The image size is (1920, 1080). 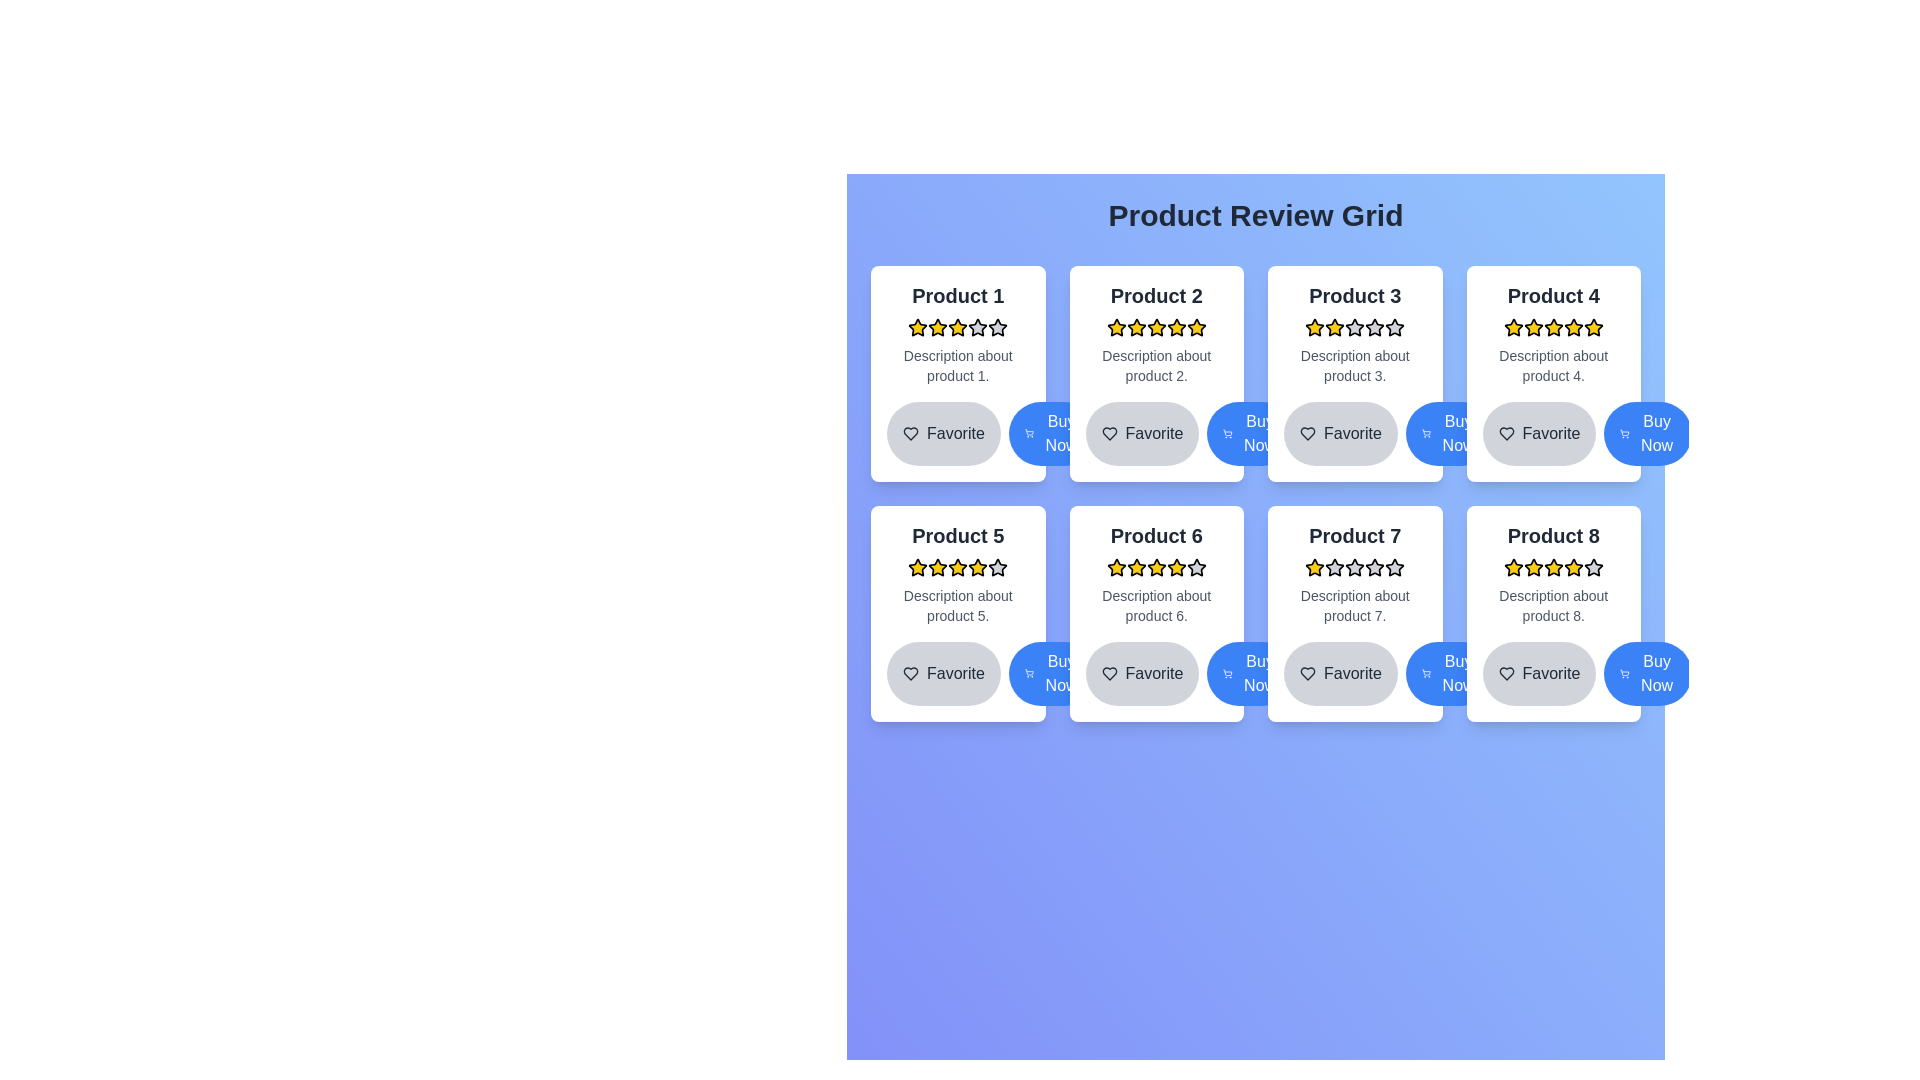 What do you see at coordinates (910, 674) in the screenshot?
I see `the heart icon located at the bottom left of the product card for 'Product 5' to mark it as a favorite` at bounding box center [910, 674].